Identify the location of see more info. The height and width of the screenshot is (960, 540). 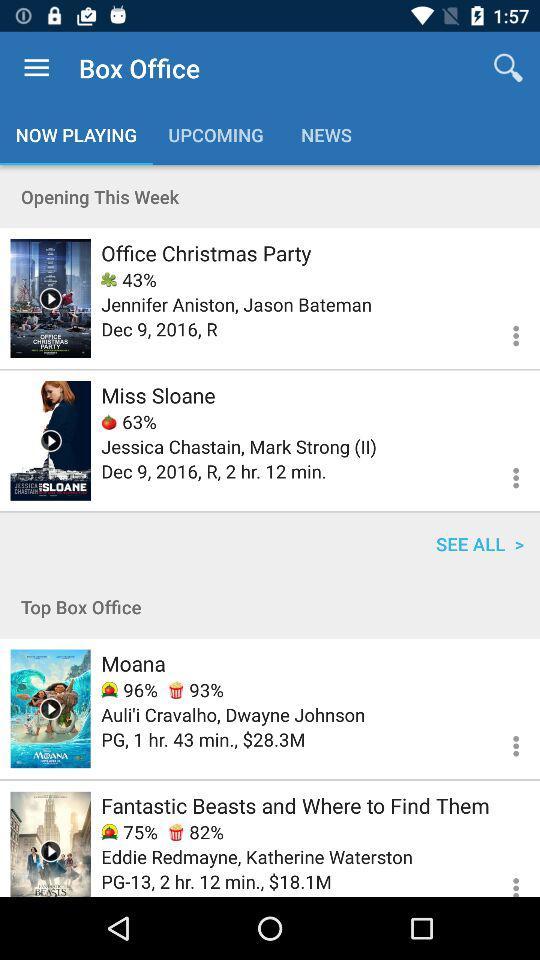
(503, 742).